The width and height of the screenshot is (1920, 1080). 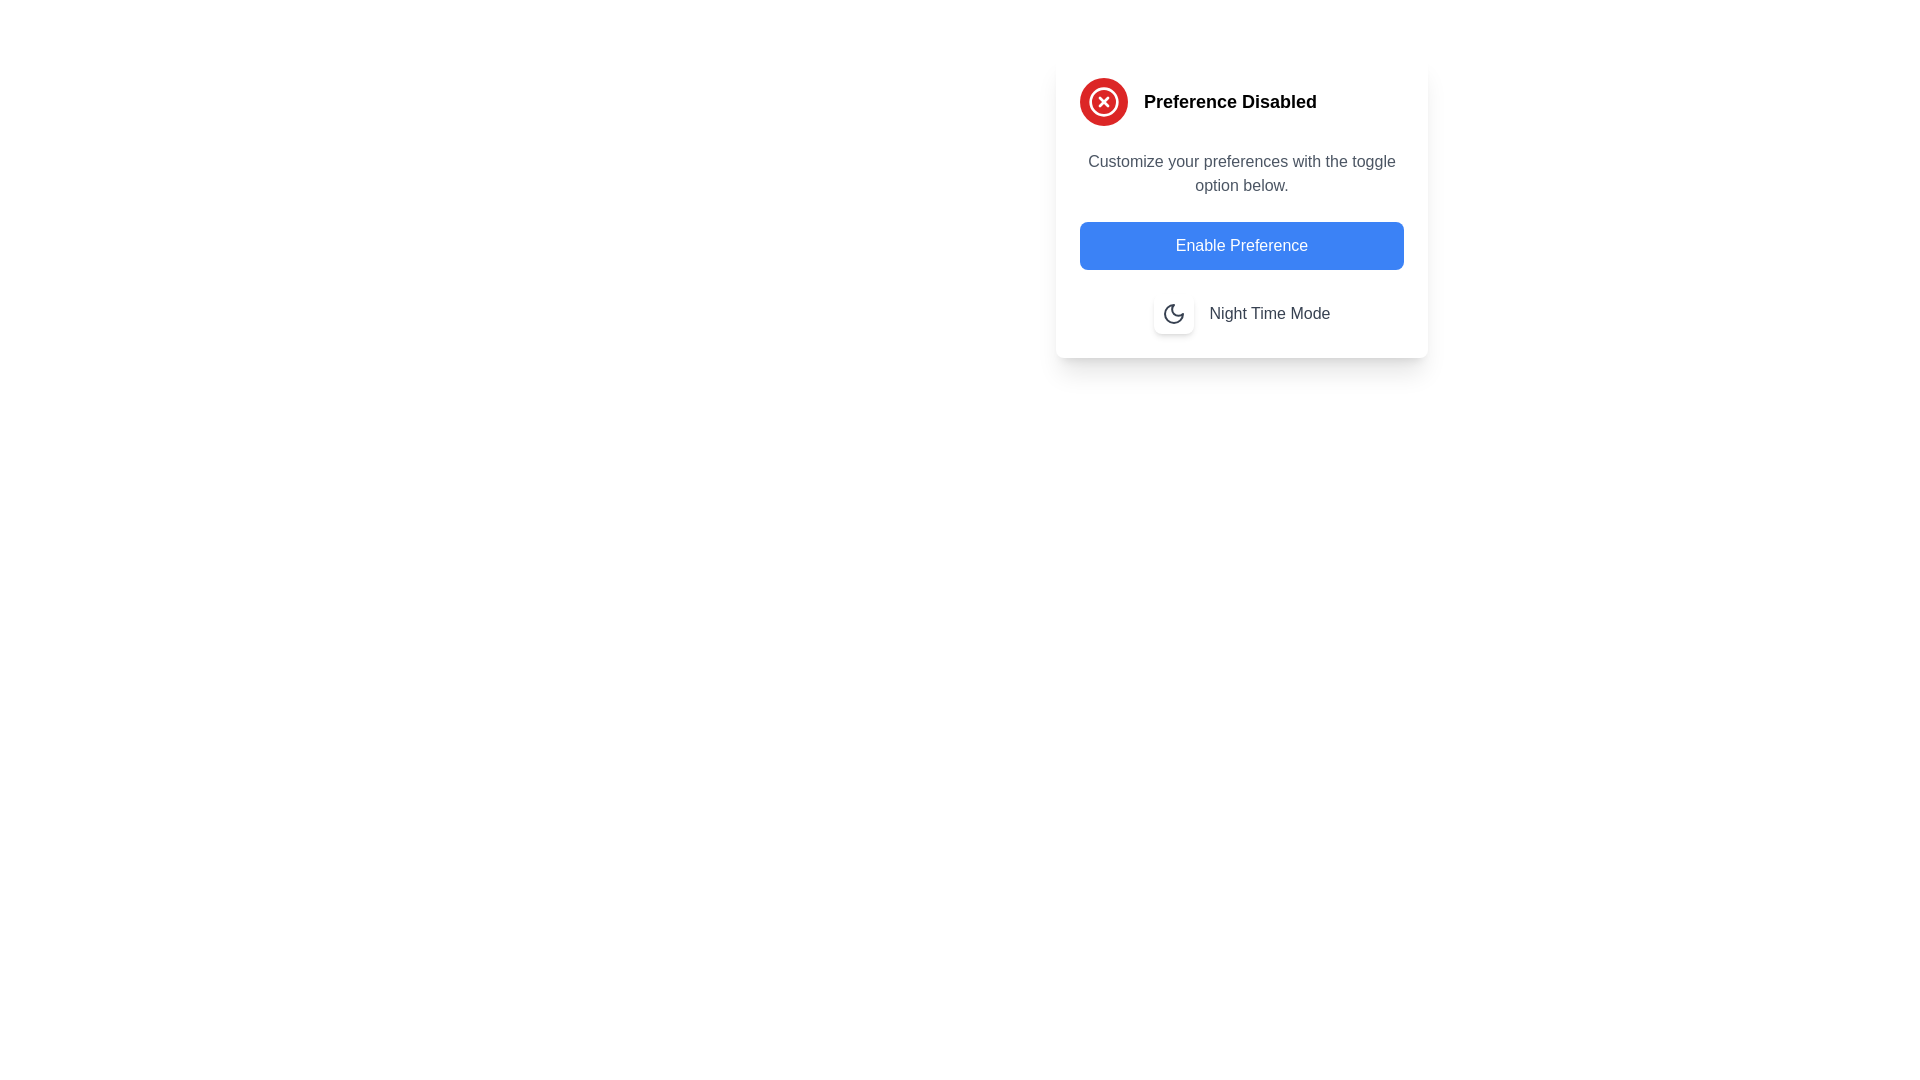 What do you see at coordinates (1103, 101) in the screenshot?
I see `the small icon with a red background and a white 'x' symbol, located at the top left of the 'Preference Disabled' dialog box` at bounding box center [1103, 101].